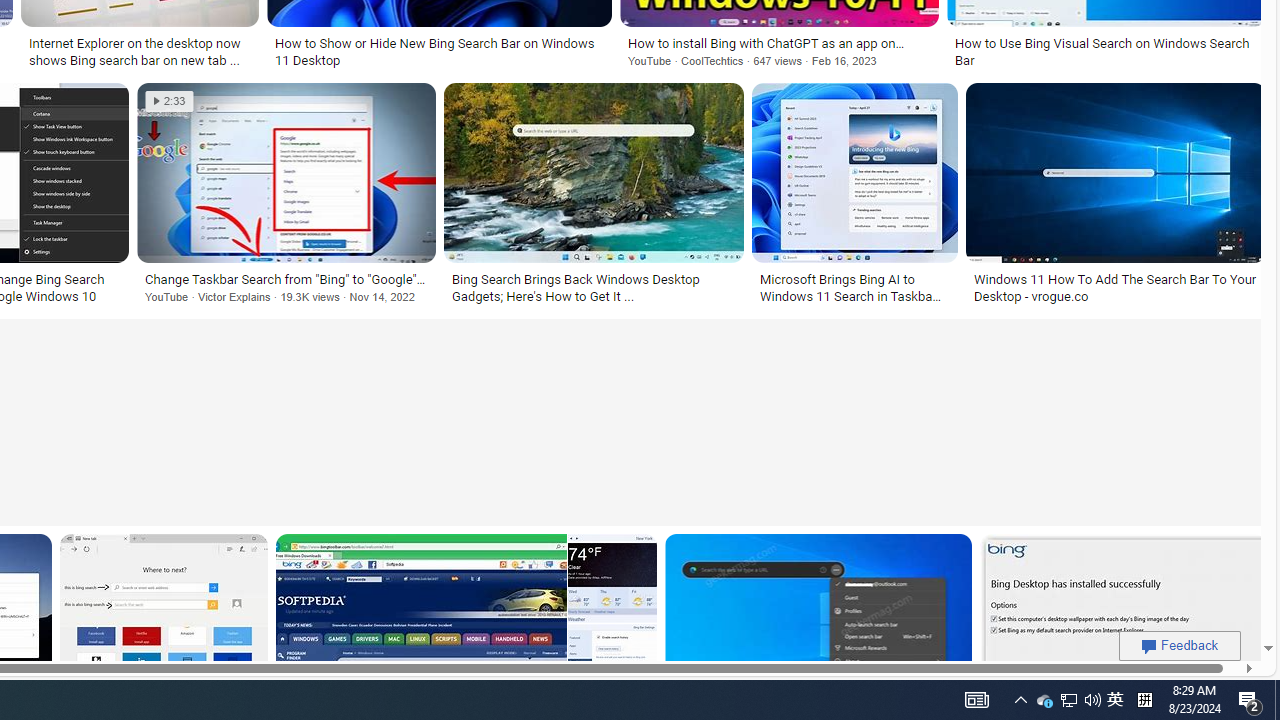 This screenshot has width=1280, height=720. What do you see at coordinates (169, 101) in the screenshot?
I see `'2:33'` at bounding box center [169, 101].